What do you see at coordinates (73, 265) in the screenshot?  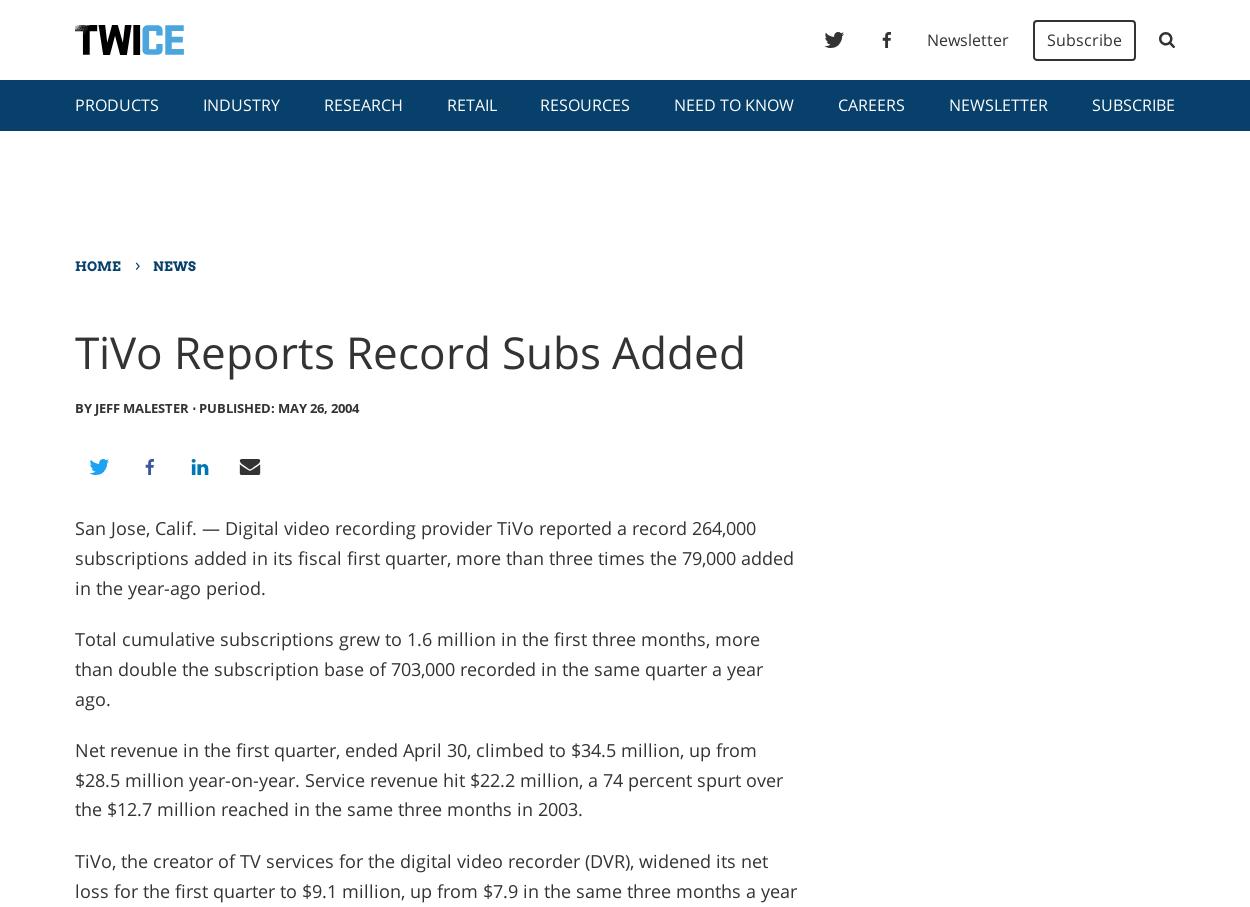 I see `'Home'` at bounding box center [73, 265].